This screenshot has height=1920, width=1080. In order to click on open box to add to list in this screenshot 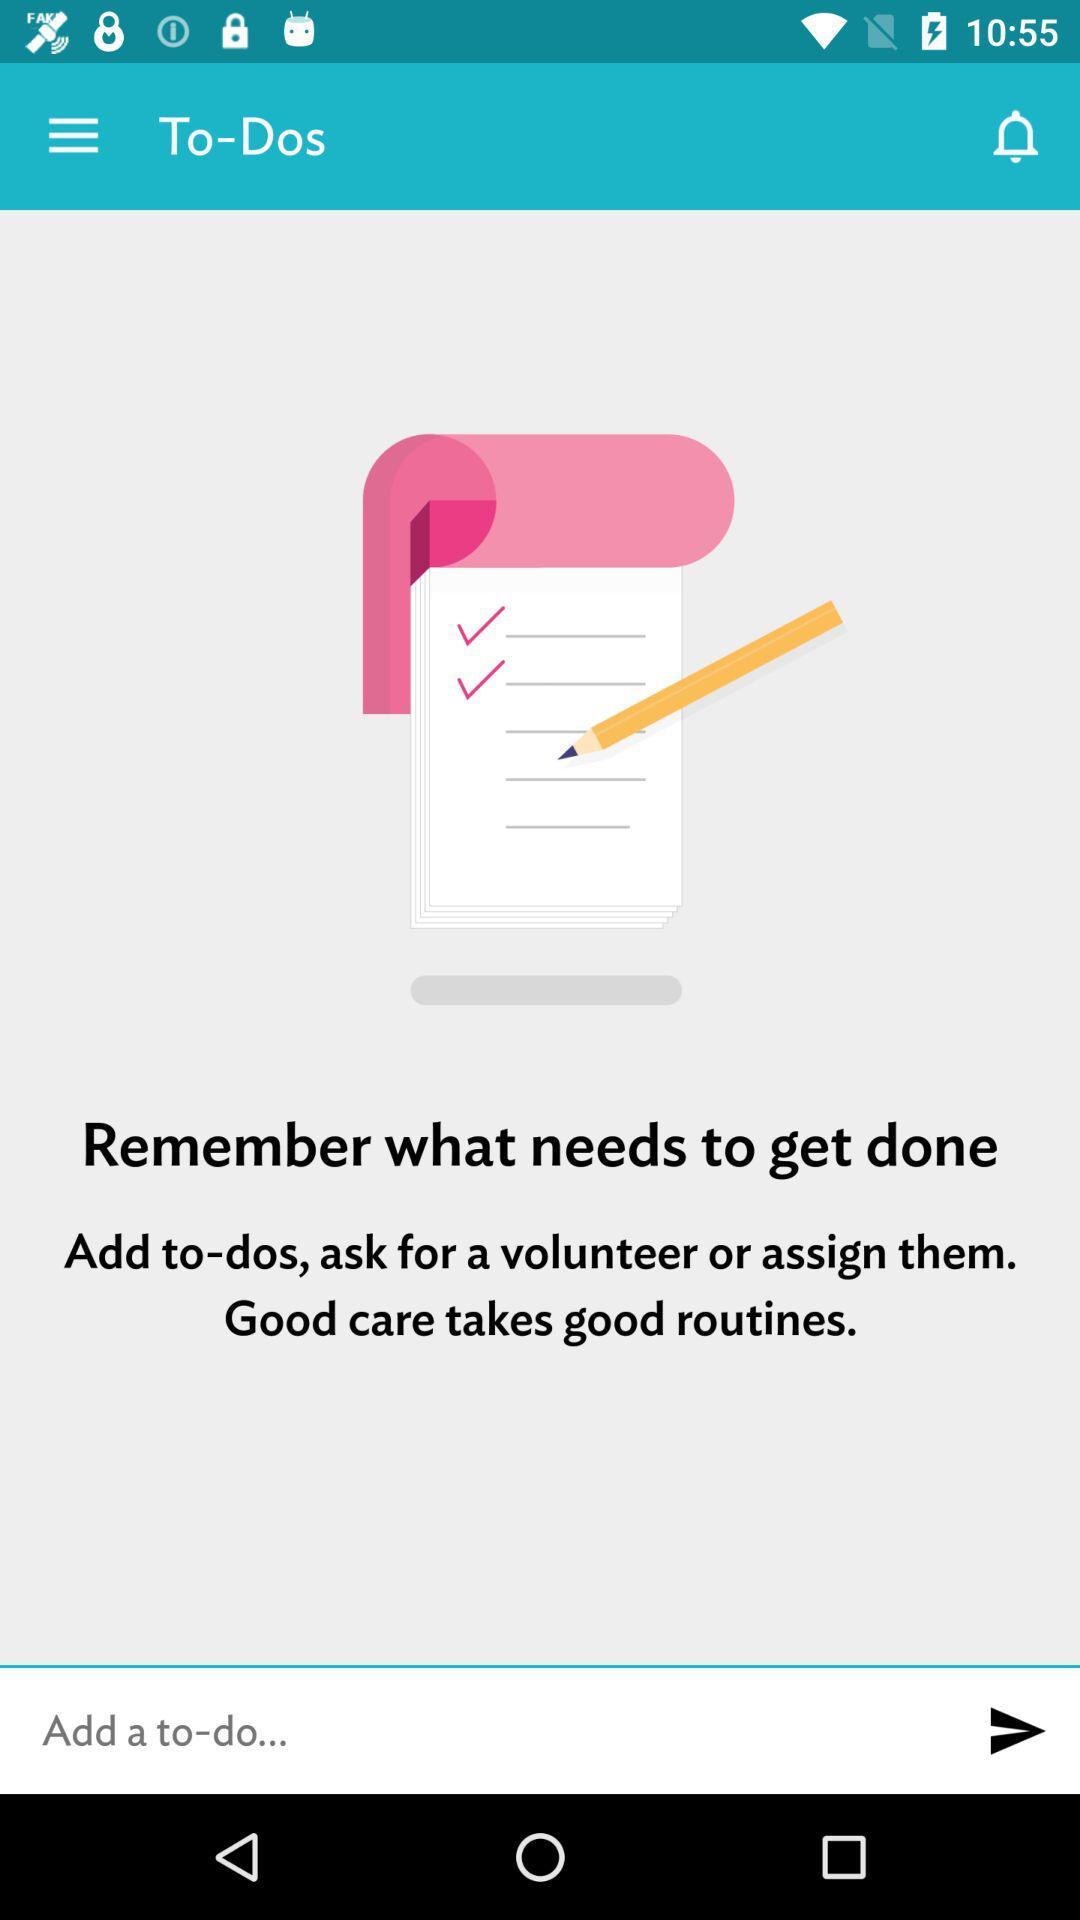, I will do `click(477, 1730)`.